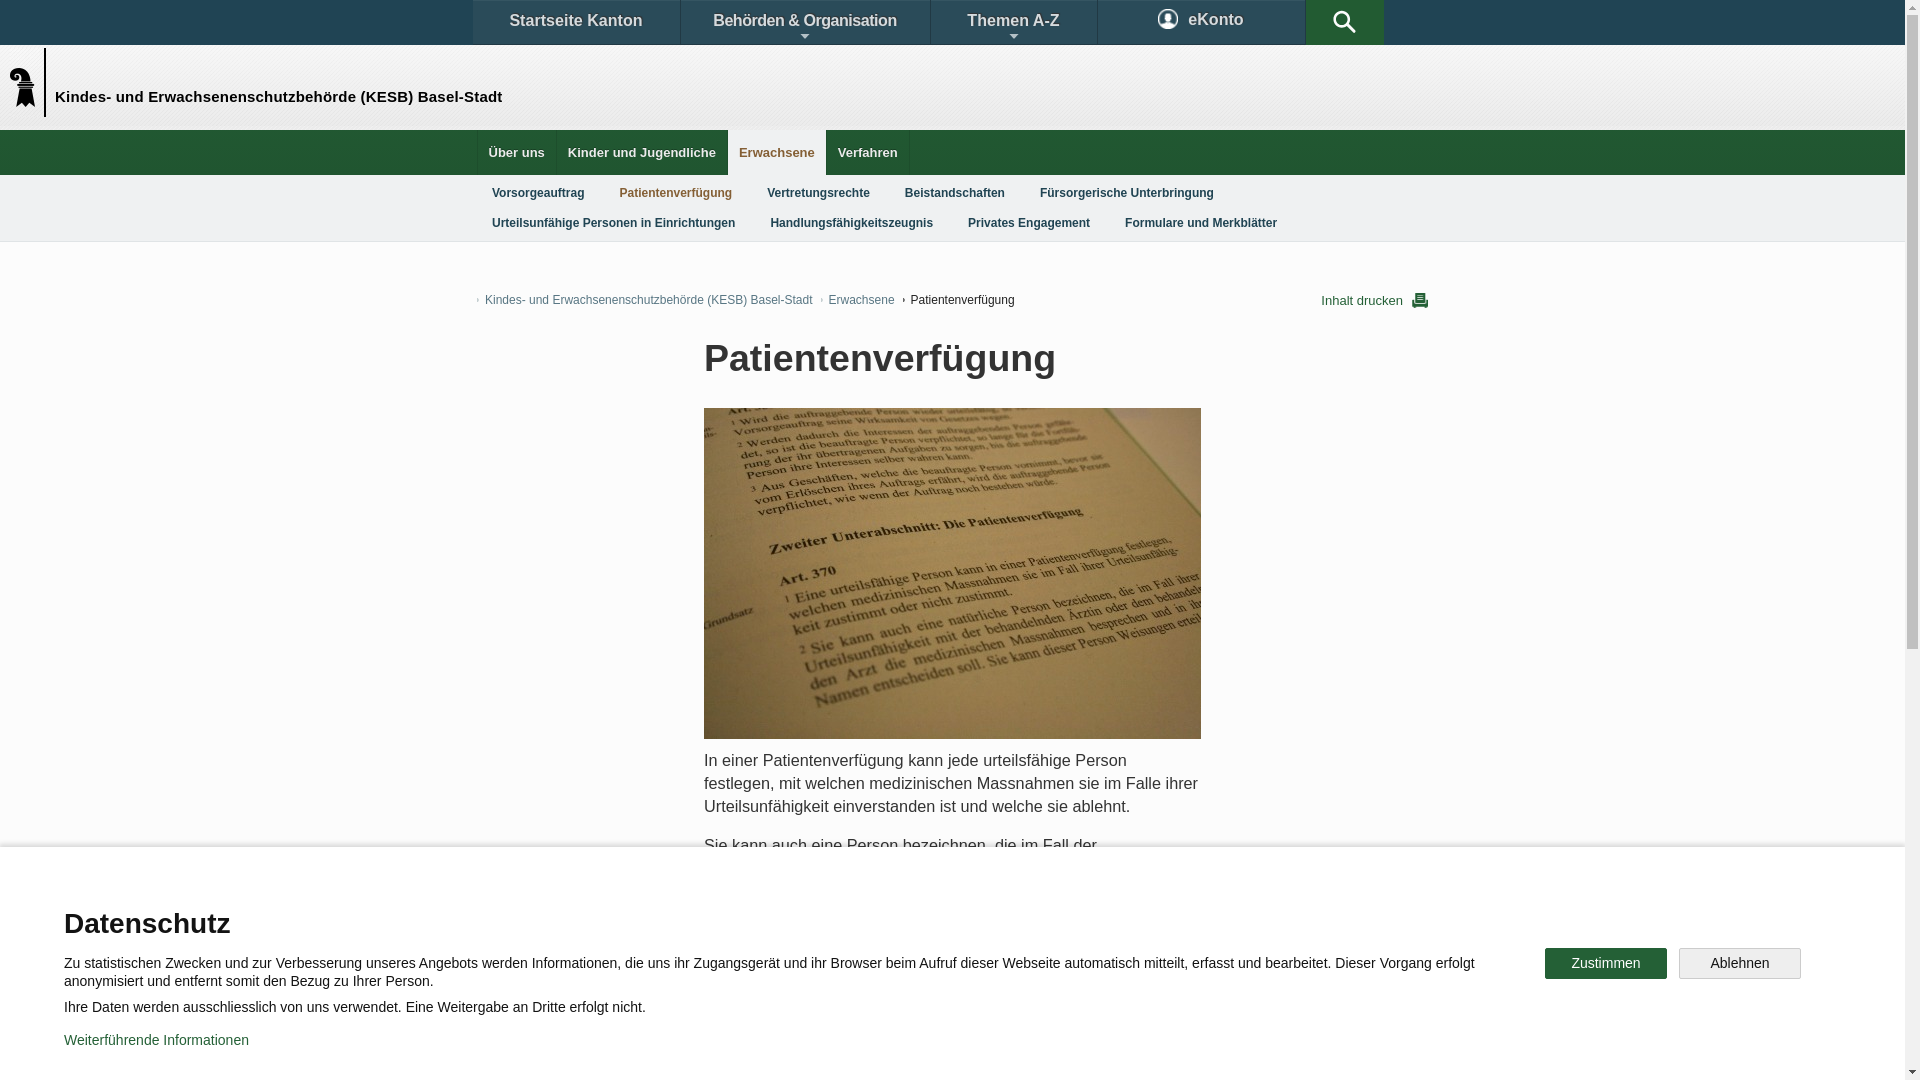  What do you see at coordinates (846, 982) in the screenshot?
I see `'Twitter'` at bounding box center [846, 982].